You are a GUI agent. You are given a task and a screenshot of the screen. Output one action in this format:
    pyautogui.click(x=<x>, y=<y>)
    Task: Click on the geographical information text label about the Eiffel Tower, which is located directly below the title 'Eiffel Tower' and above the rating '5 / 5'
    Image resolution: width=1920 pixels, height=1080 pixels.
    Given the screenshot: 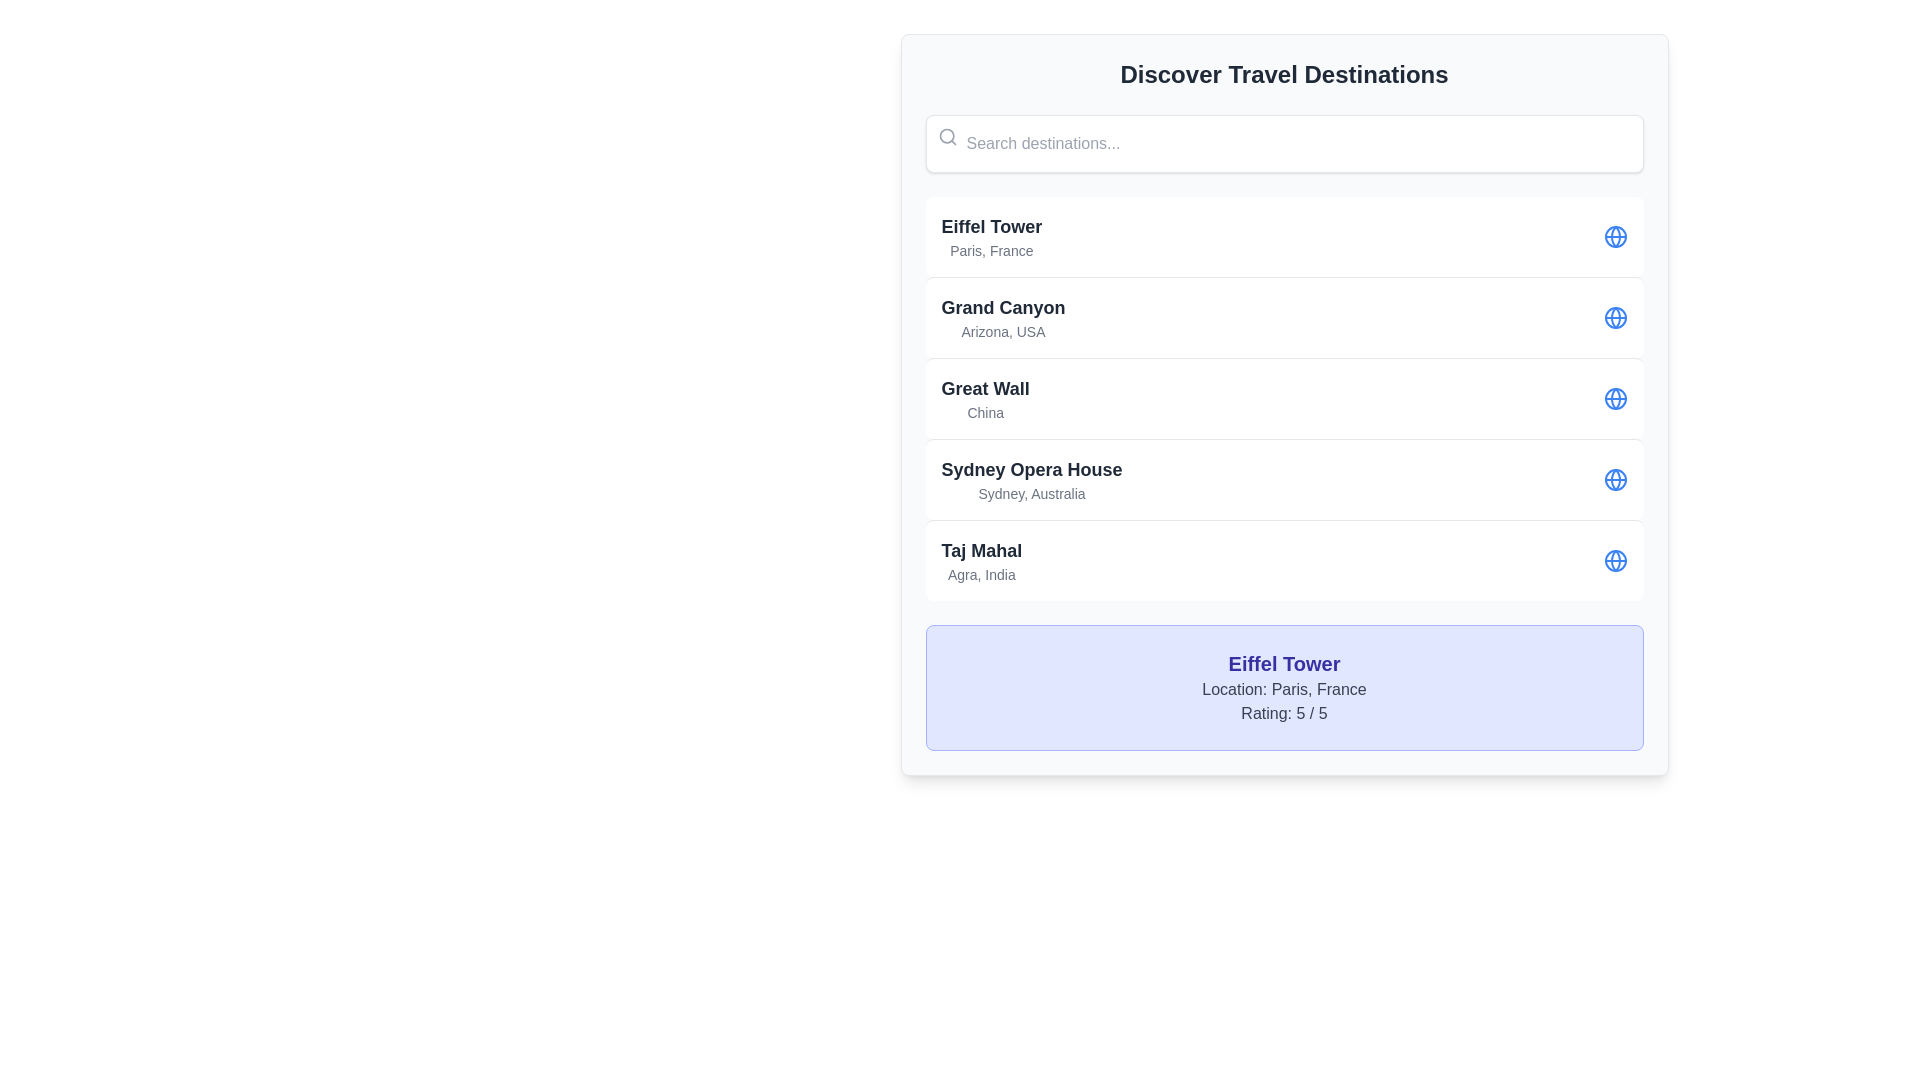 What is the action you would take?
    pyautogui.click(x=1284, y=689)
    